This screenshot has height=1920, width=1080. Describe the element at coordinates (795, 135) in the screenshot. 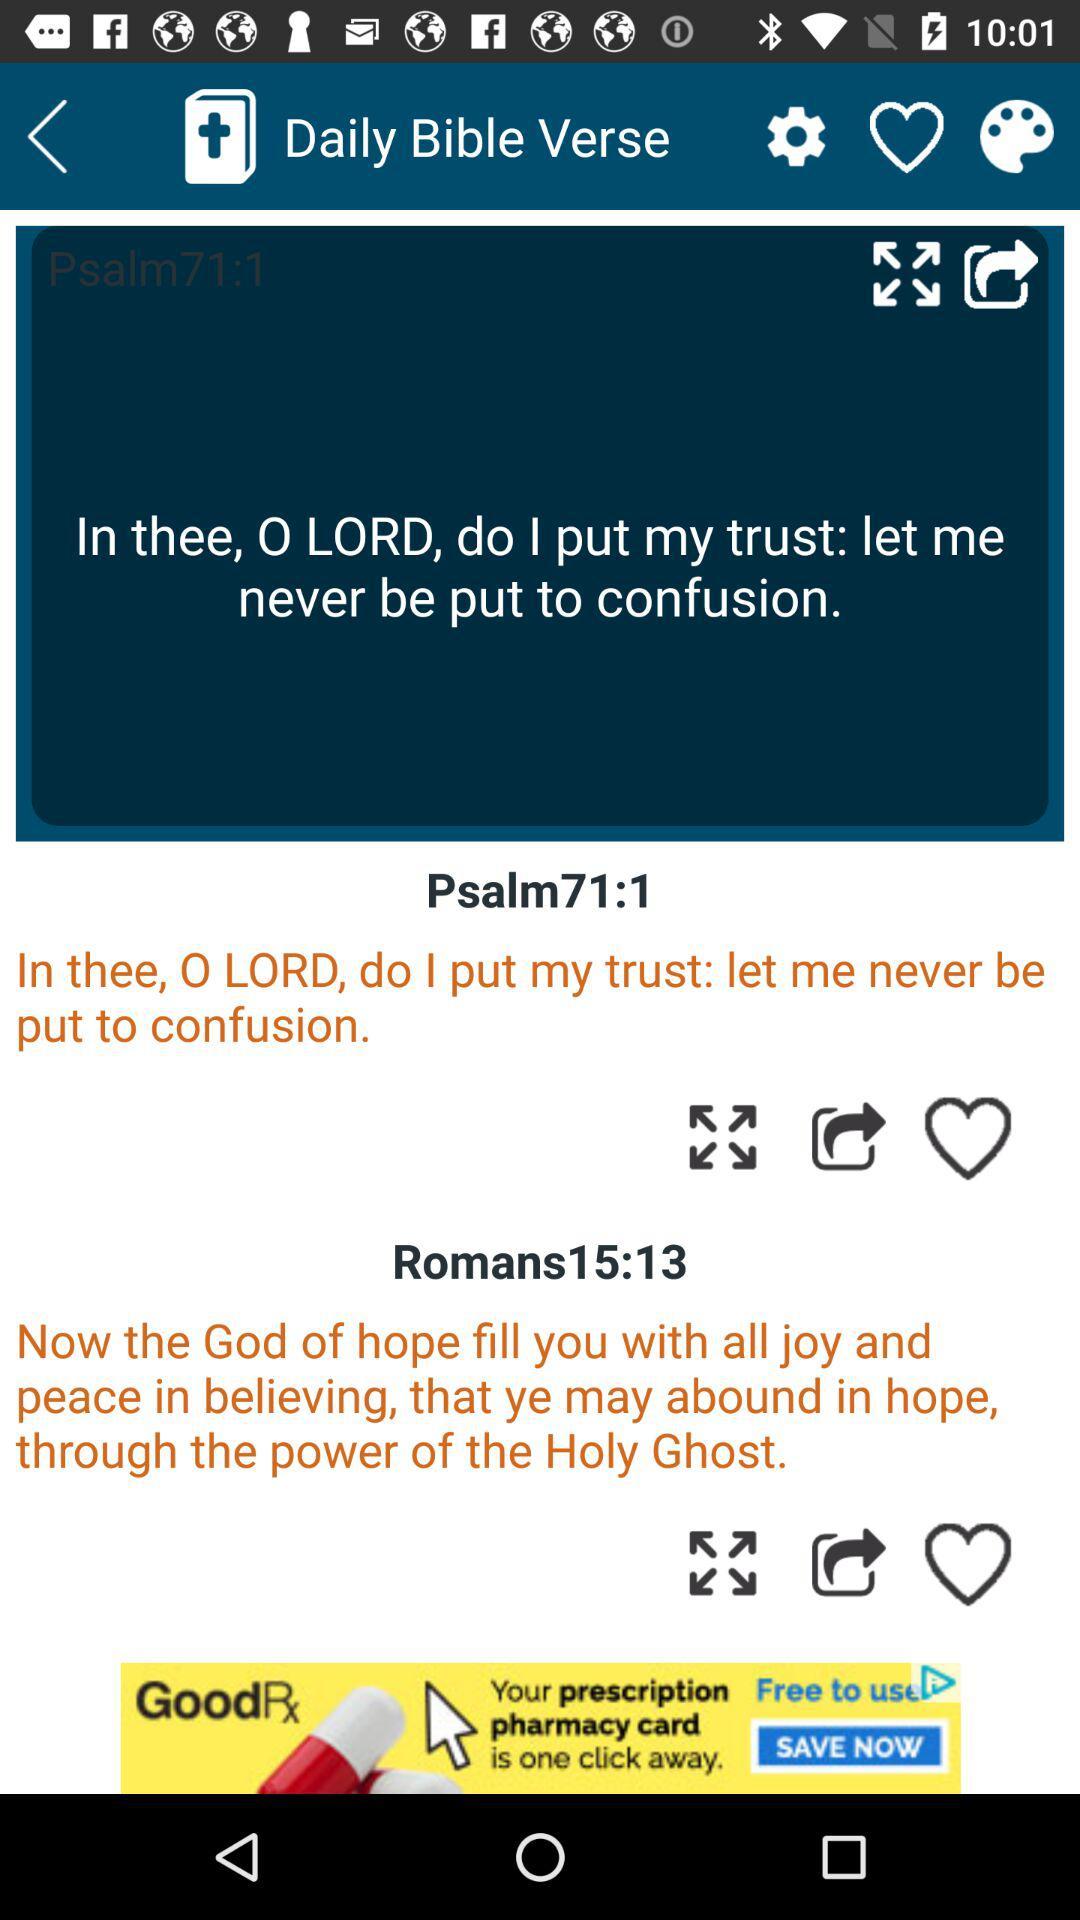

I see `settings tab` at that location.